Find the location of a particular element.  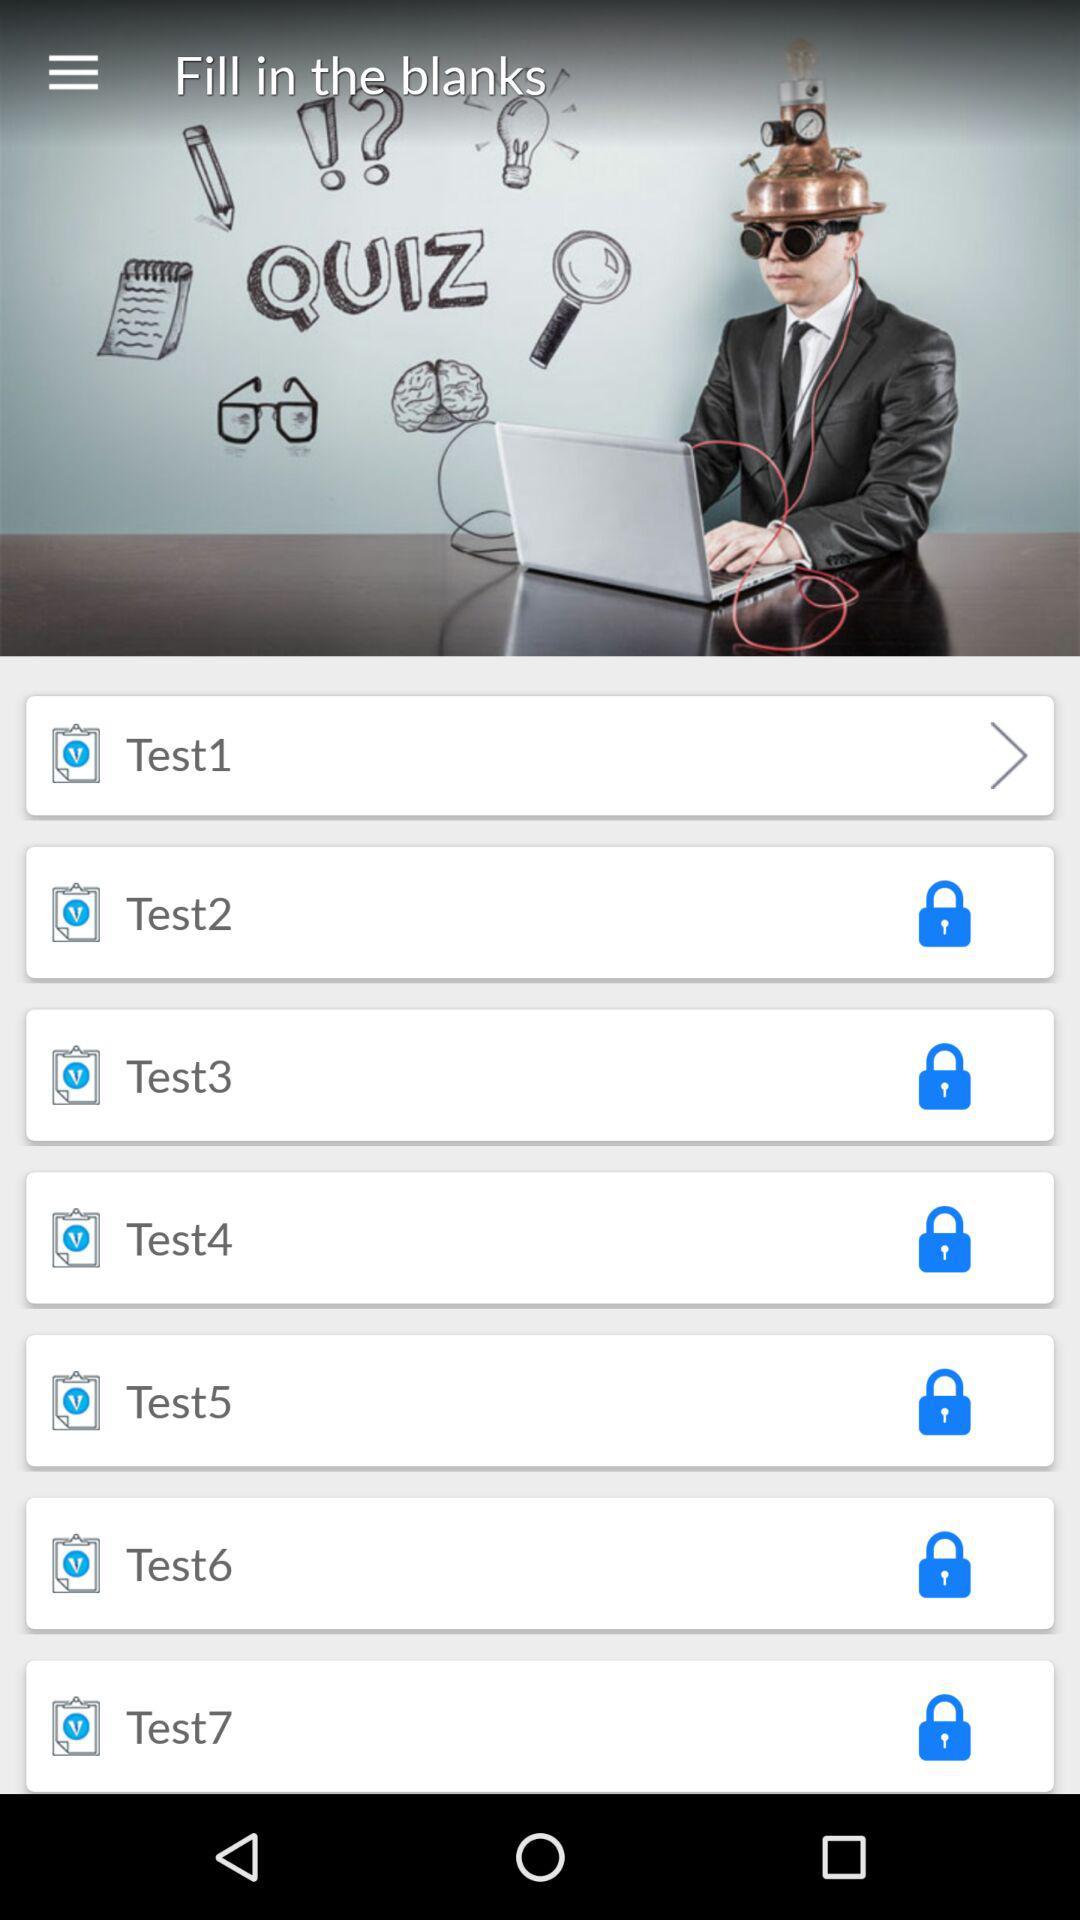

the icon to the right of test7 is located at coordinates (943, 1725).